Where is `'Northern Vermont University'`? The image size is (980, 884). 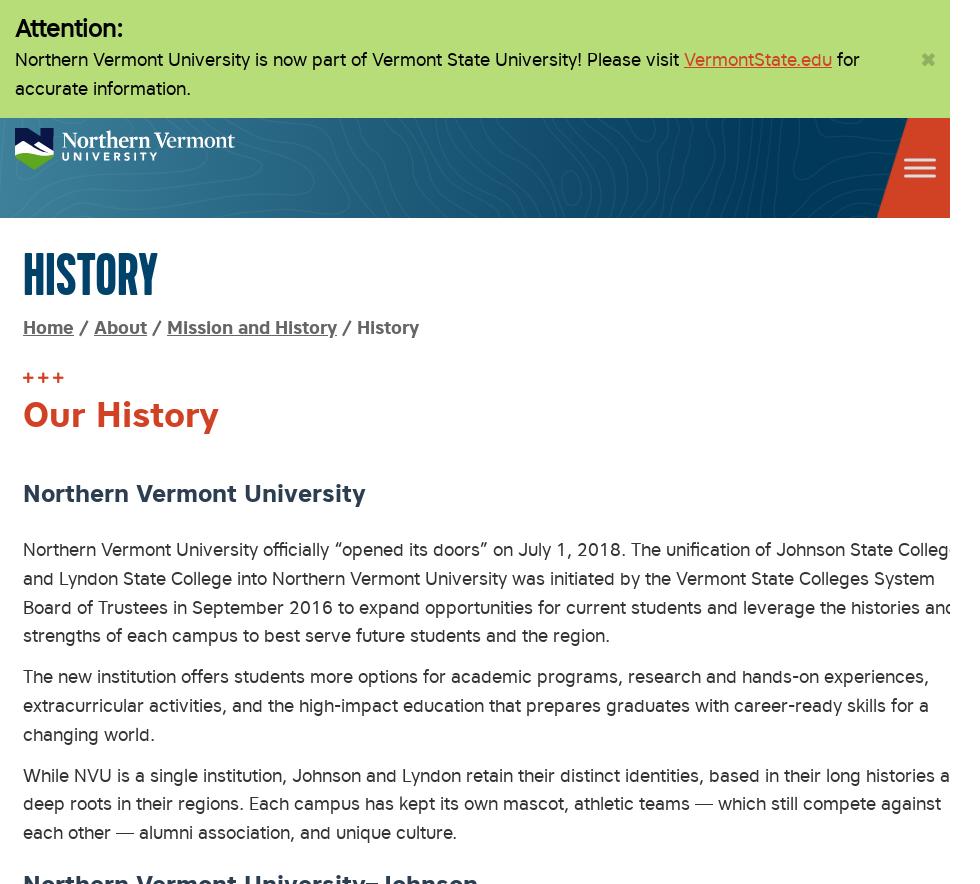 'Northern Vermont University' is located at coordinates (194, 491).